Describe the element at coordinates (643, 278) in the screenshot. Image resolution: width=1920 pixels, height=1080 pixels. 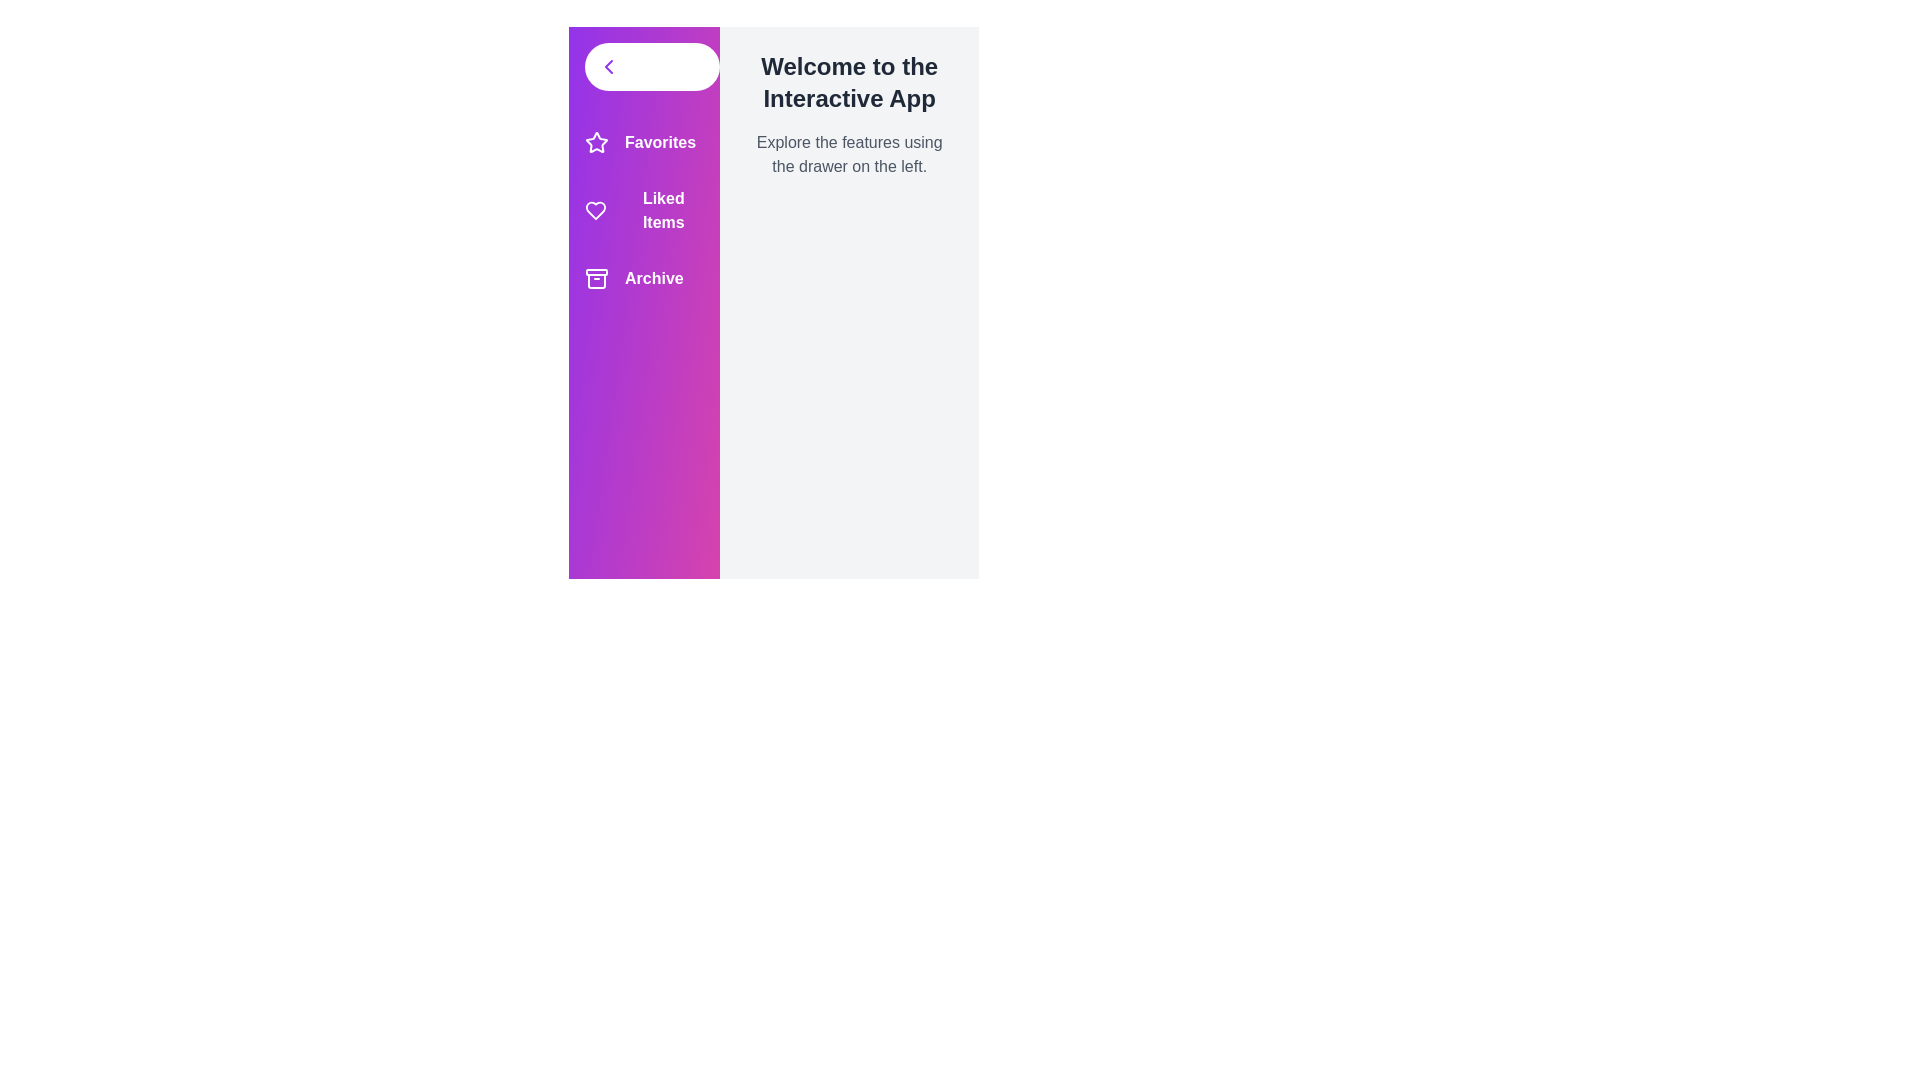
I see `the 'Archive' menu item in the drawer` at that location.